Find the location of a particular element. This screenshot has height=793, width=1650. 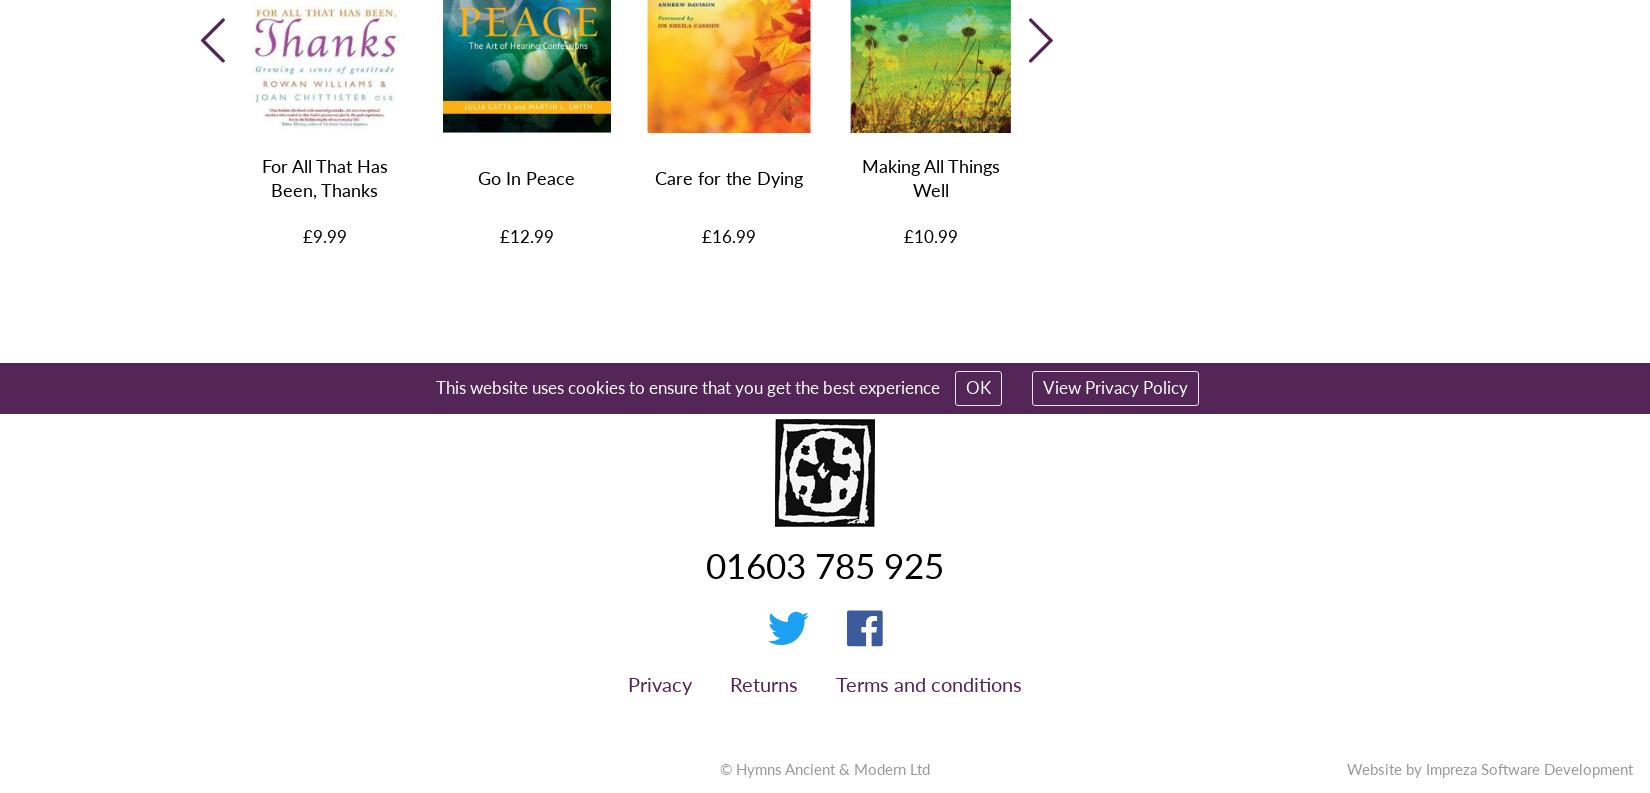

'View Privacy Policy' is located at coordinates (1115, 385).